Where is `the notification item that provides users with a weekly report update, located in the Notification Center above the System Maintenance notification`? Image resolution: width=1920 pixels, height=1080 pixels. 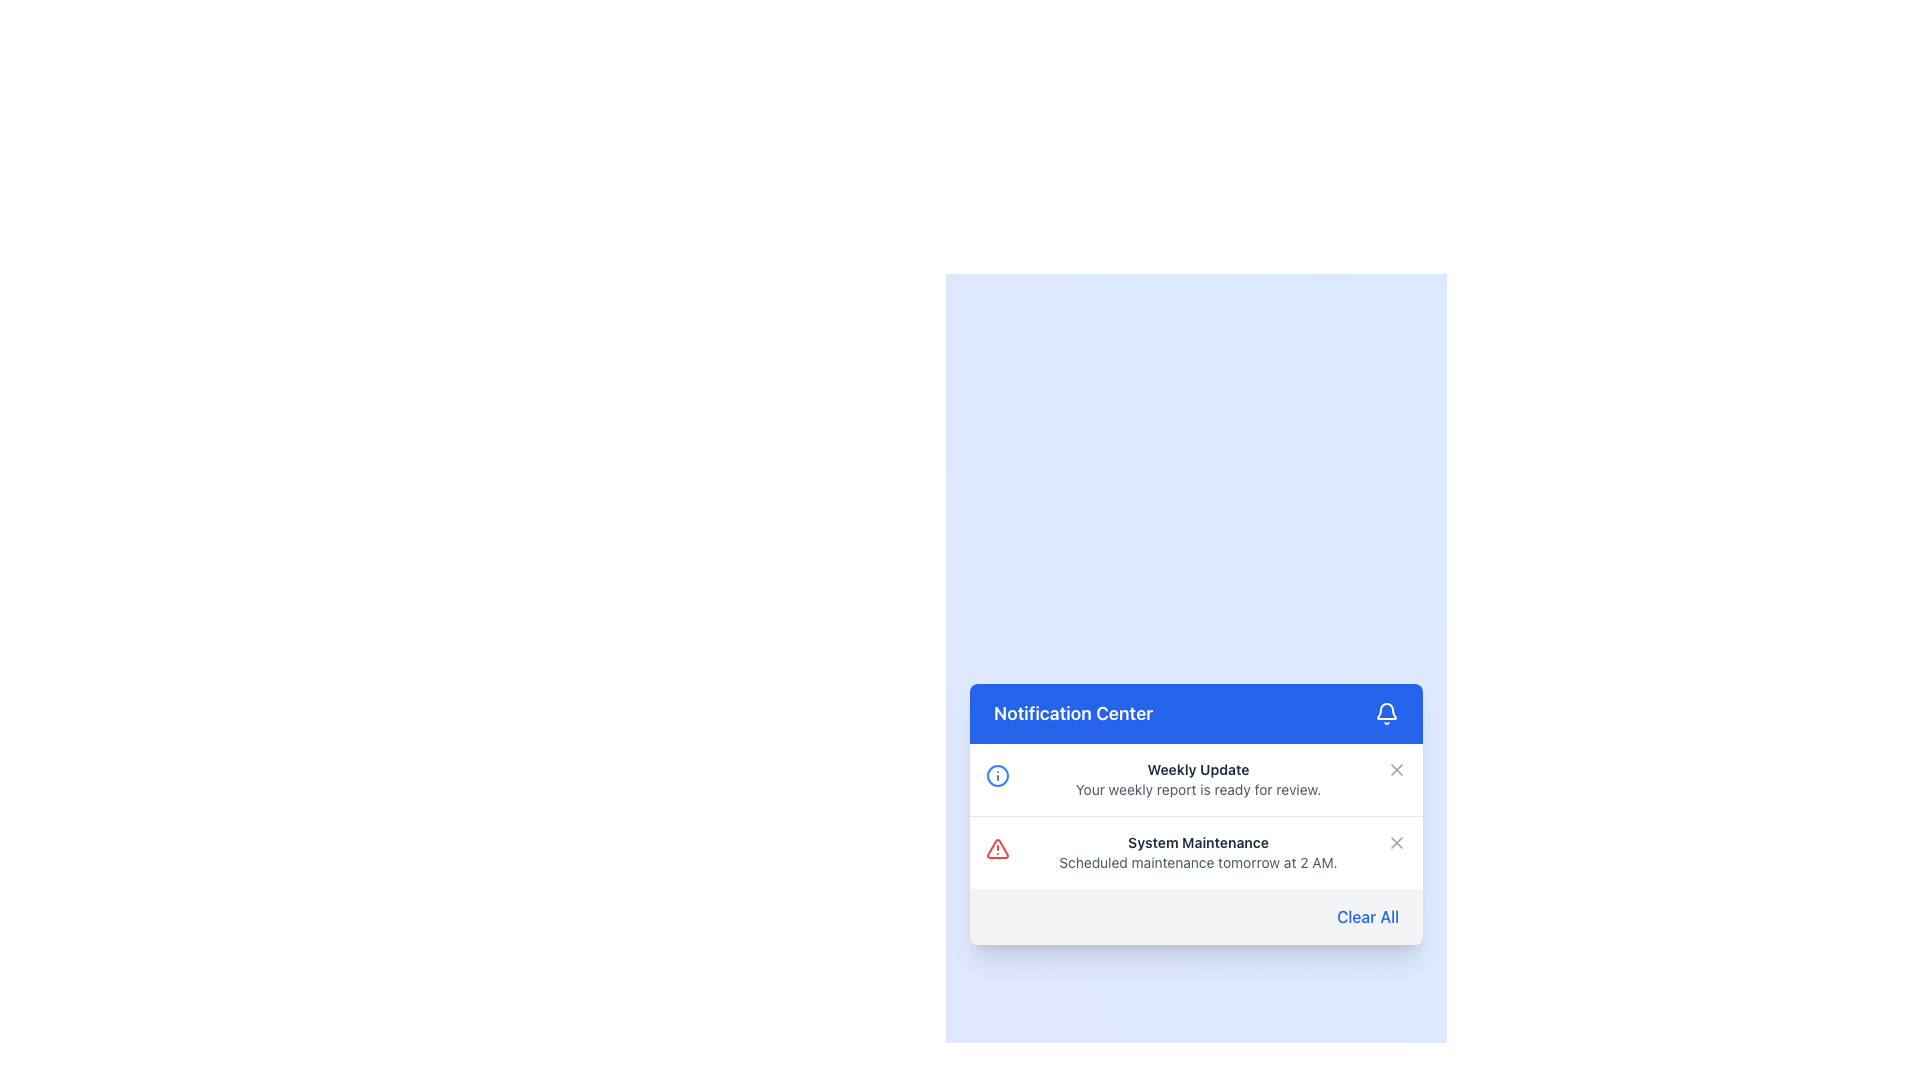
the notification item that provides users with a weekly report update, located in the Notification Center above the System Maintenance notification is located at coordinates (1198, 778).